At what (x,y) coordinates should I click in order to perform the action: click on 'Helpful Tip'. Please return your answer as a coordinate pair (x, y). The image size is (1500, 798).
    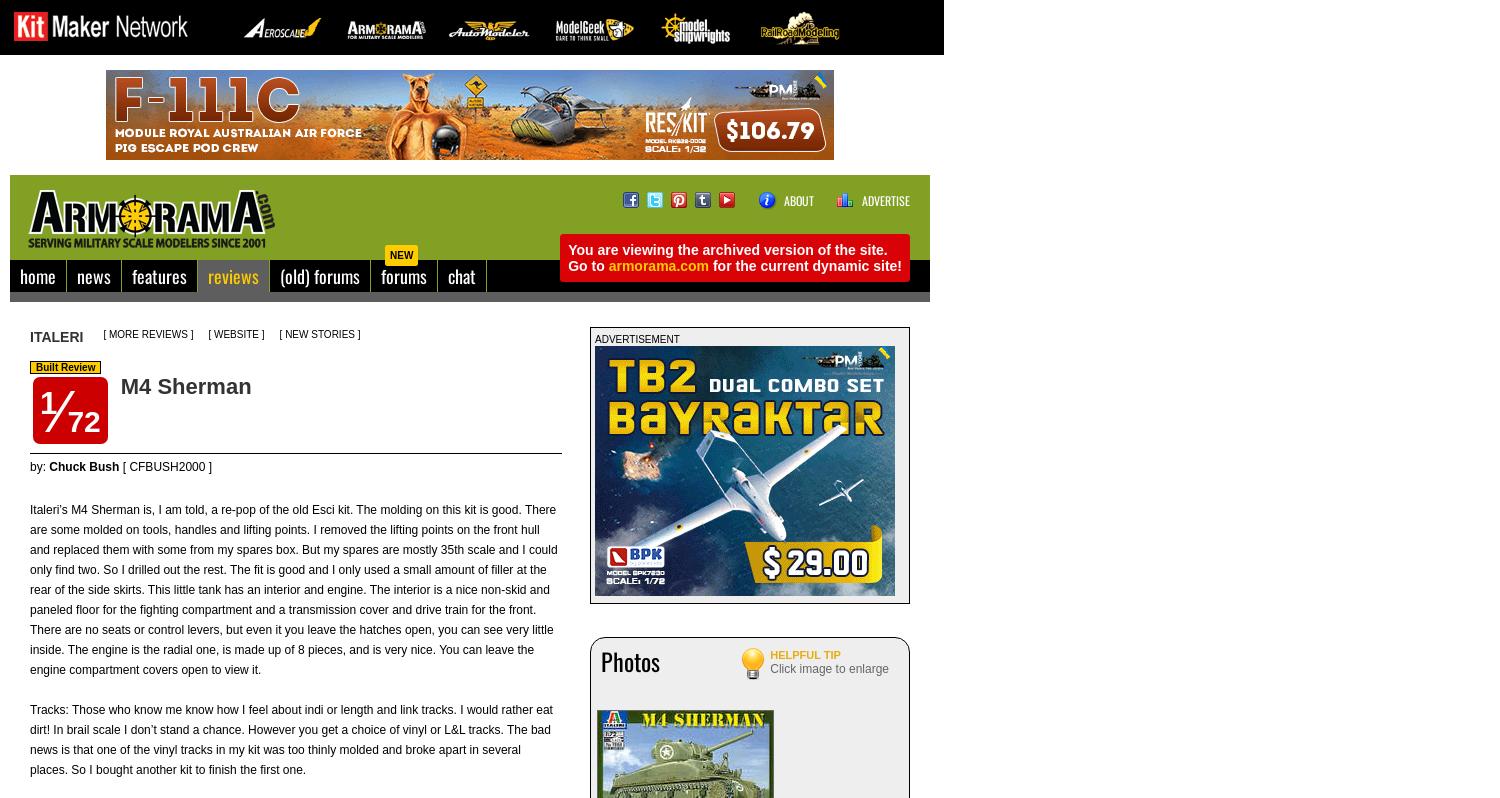
    Looking at the image, I should click on (805, 653).